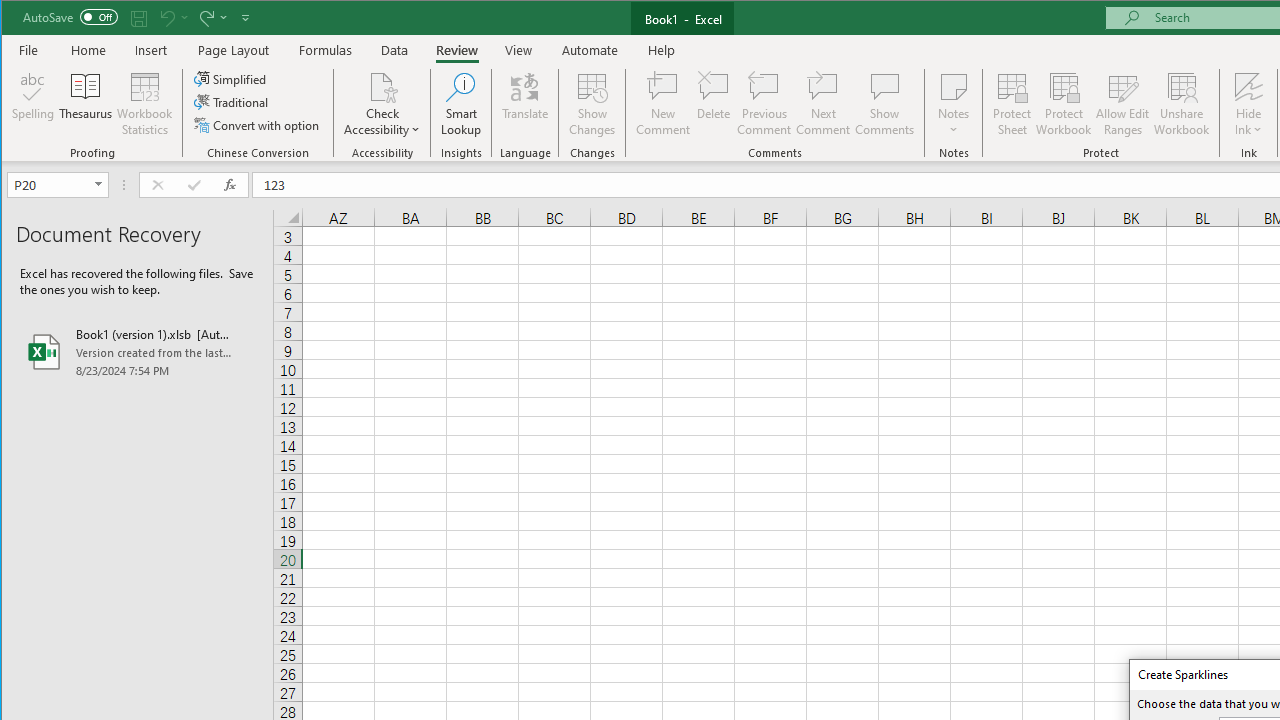  What do you see at coordinates (257, 125) in the screenshot?
I see `'Convert with option'` at bounding box center [257, 125].